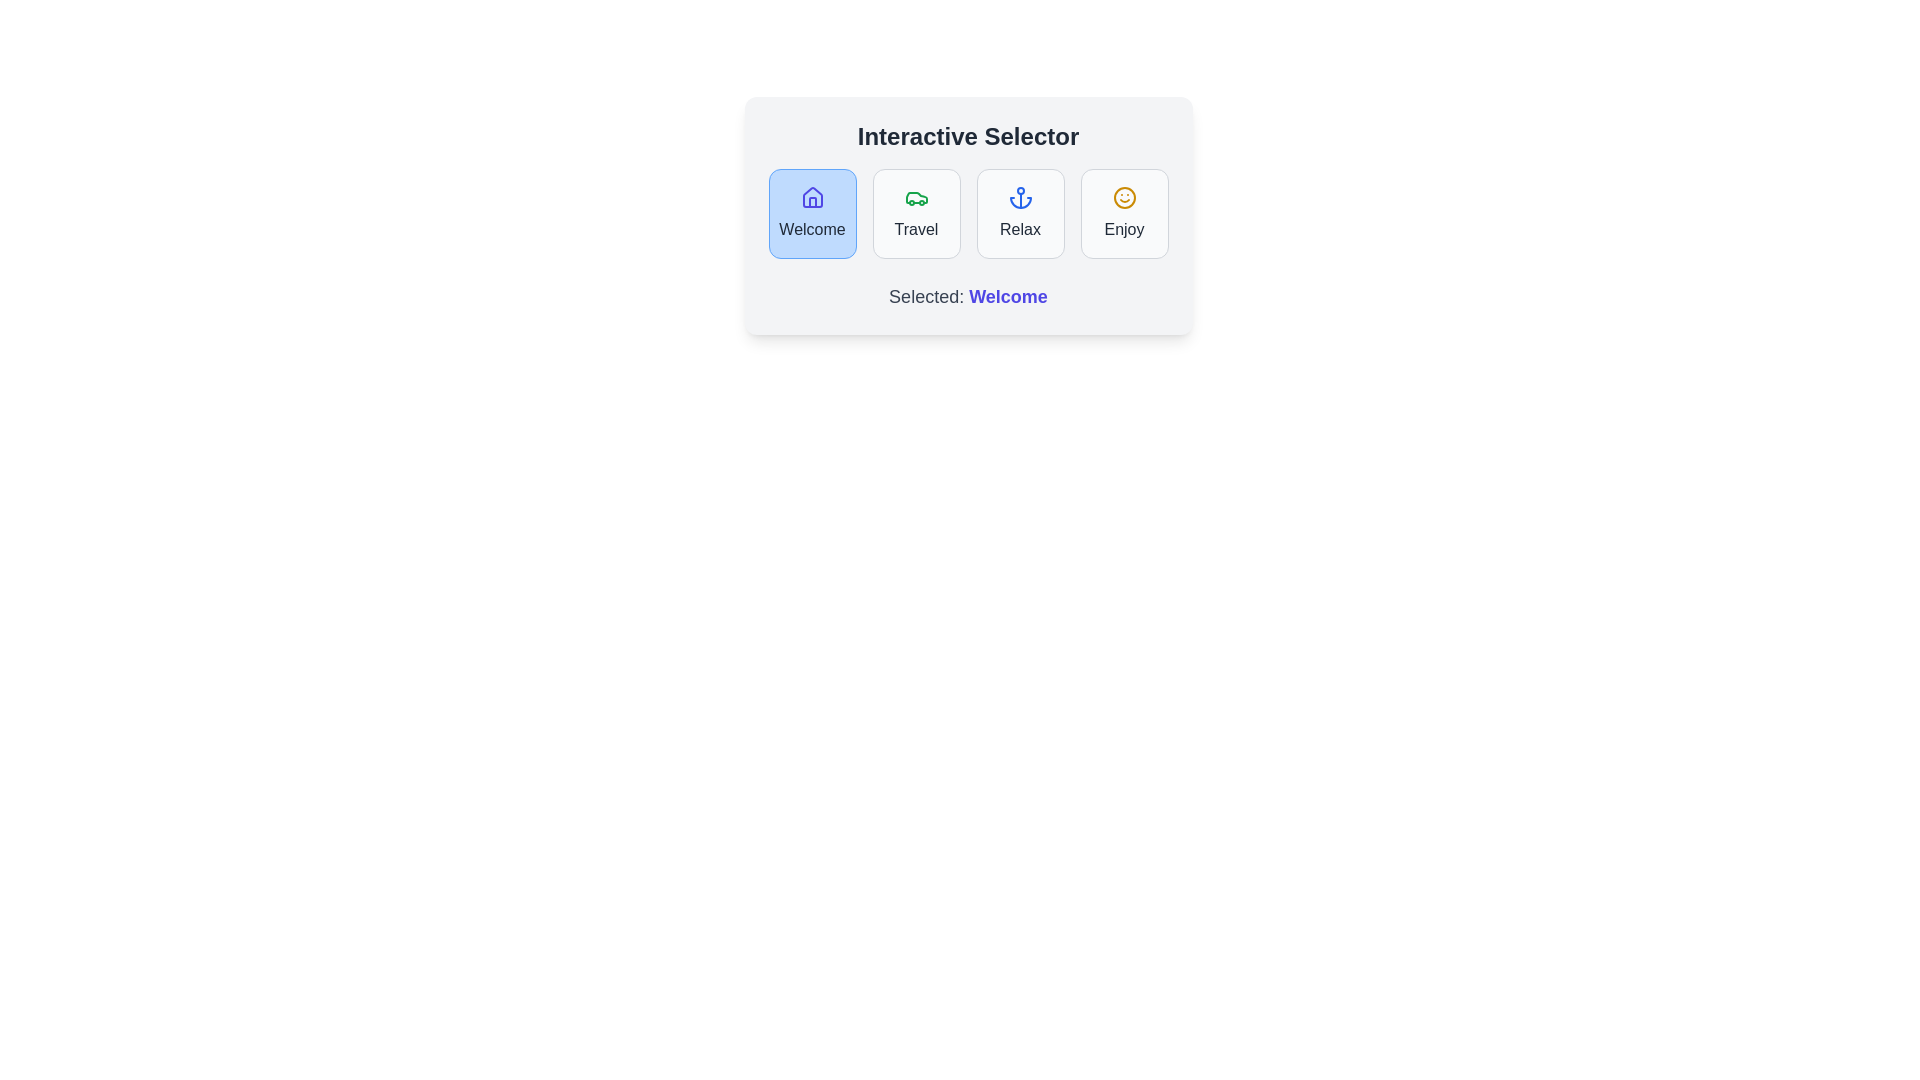 The width and height of the screenshot is (1920, 1080). I want to click on the 'Welcome' icon within the 'Interactive Selector' option group, which visually represents the 'Welcome' option, so click(812, 197).